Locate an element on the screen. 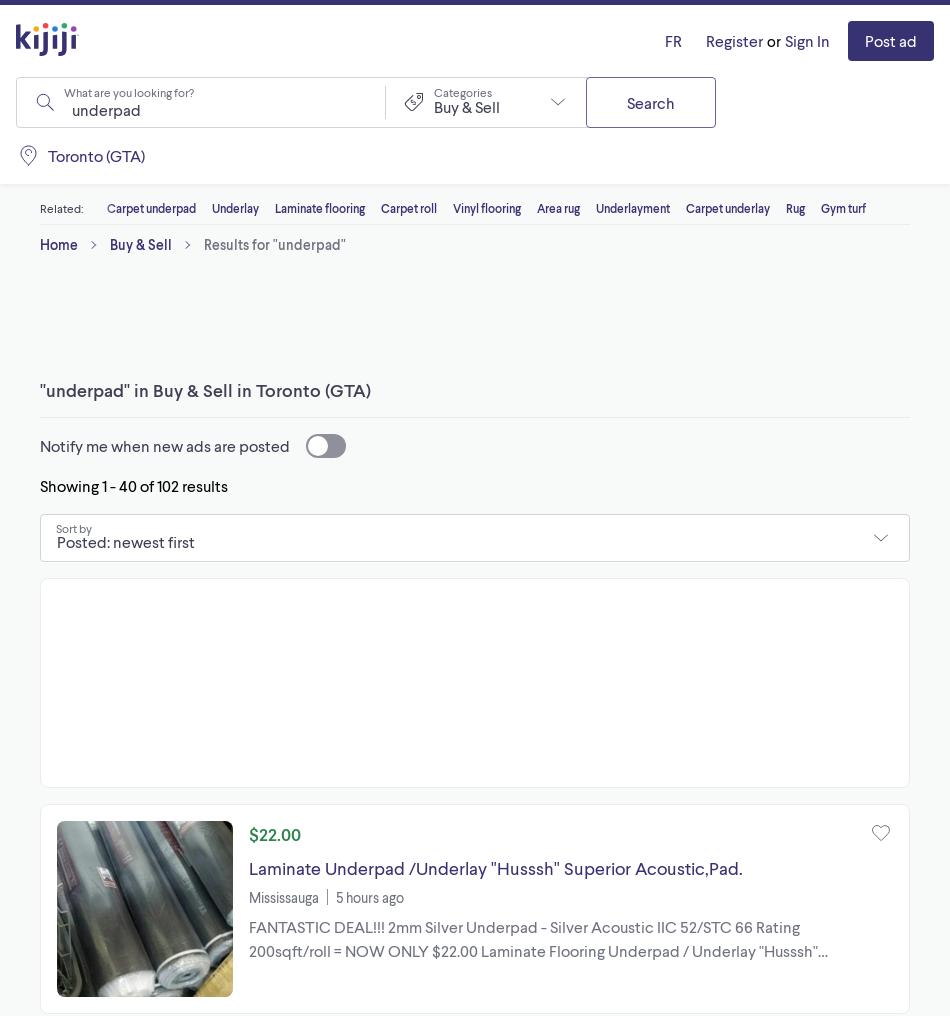 The width and height of the screenshot is (950, 1016). 'Showing 1 - 40 of 102 results' is located at coordinates (134, 485).